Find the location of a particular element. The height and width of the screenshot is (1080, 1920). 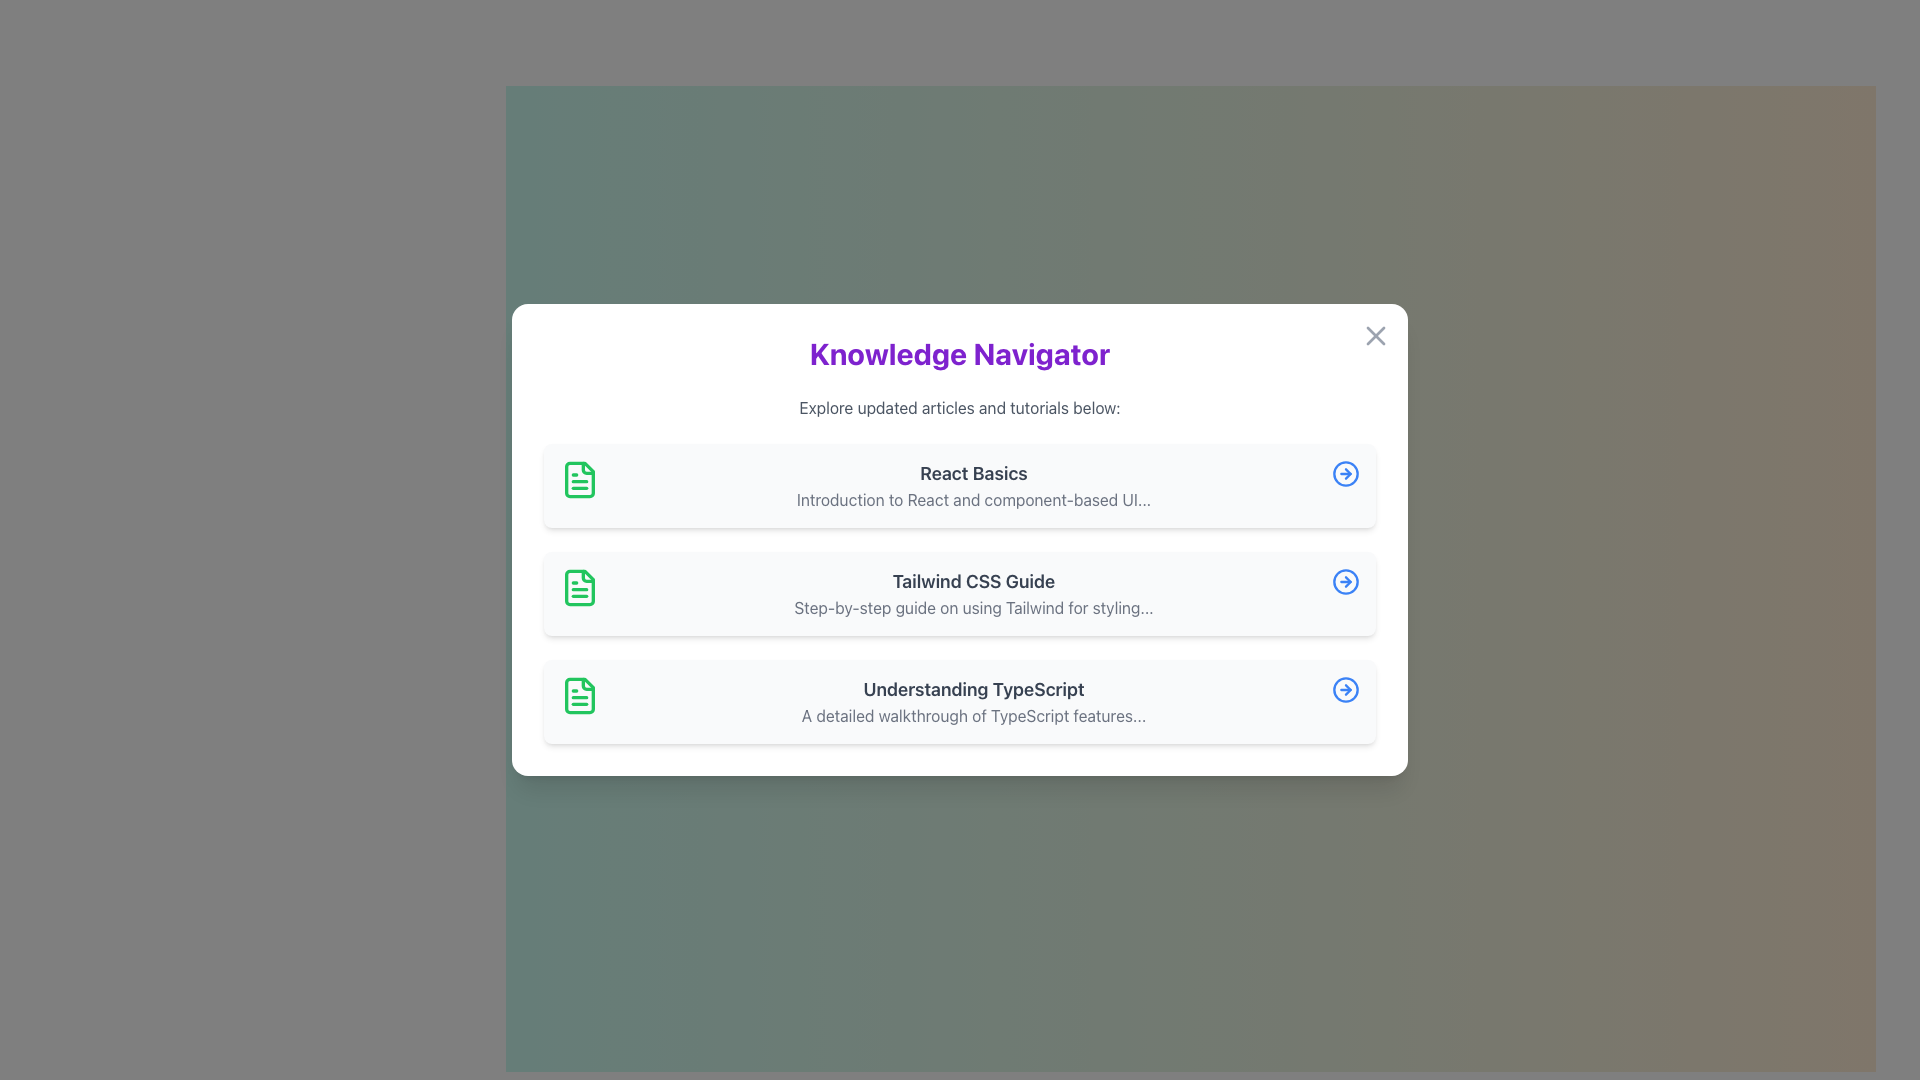

text content of the header 'React Basics' displayed in bold gray font, centrally aligned in the first card of the vertically stacked list is located at coordinates (974, 474).